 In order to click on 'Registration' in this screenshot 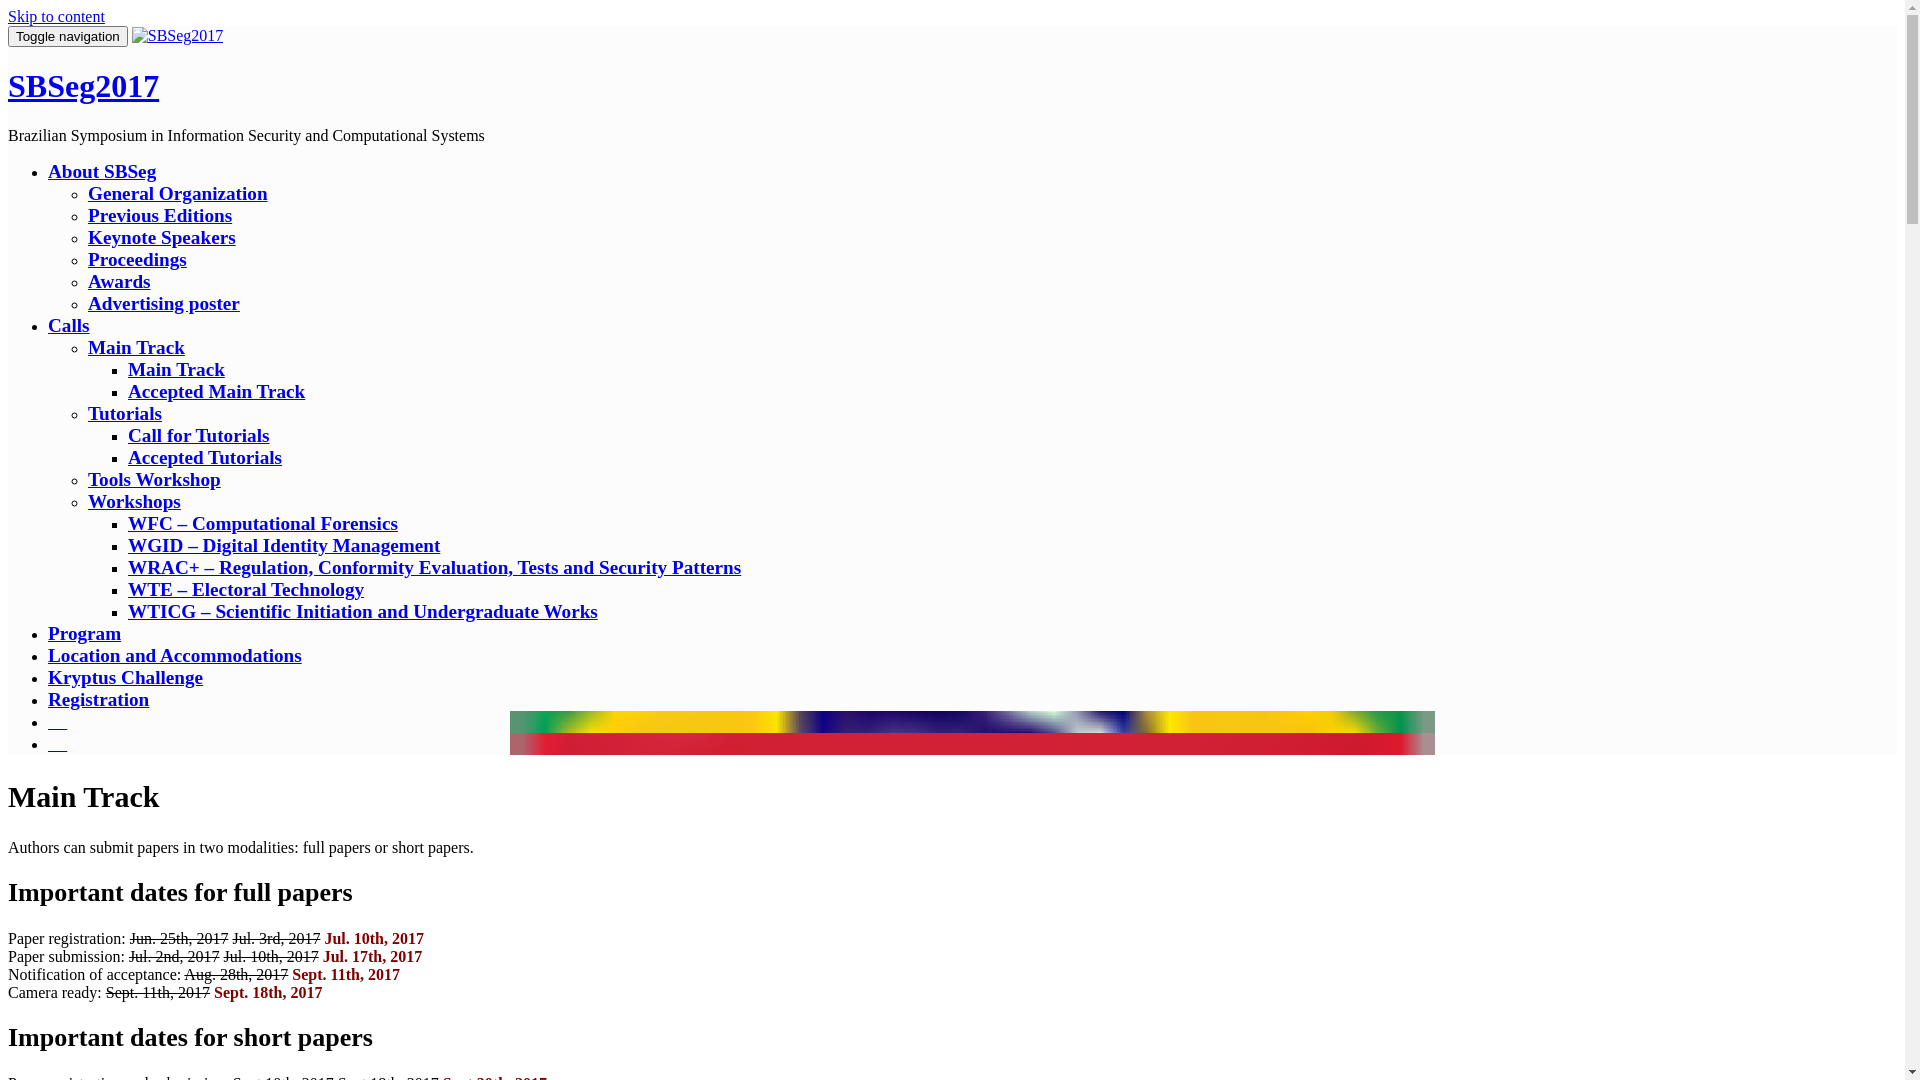, I will do `click(97, 698)`.